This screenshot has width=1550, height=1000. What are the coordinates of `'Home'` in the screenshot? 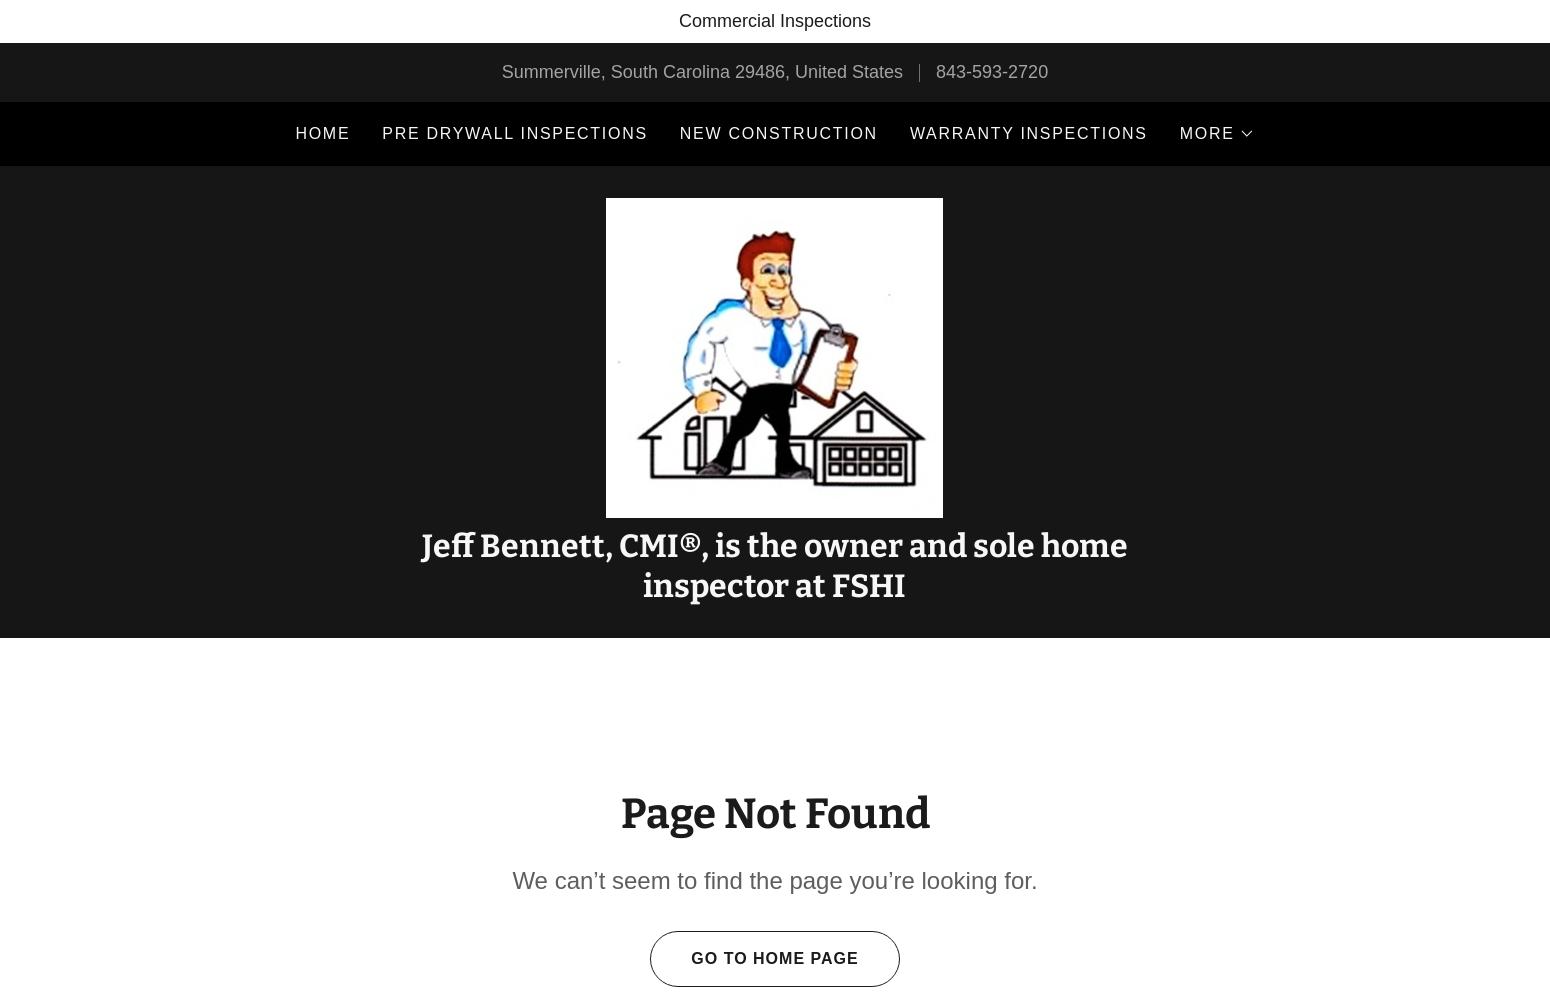 It's located at (321, 133).